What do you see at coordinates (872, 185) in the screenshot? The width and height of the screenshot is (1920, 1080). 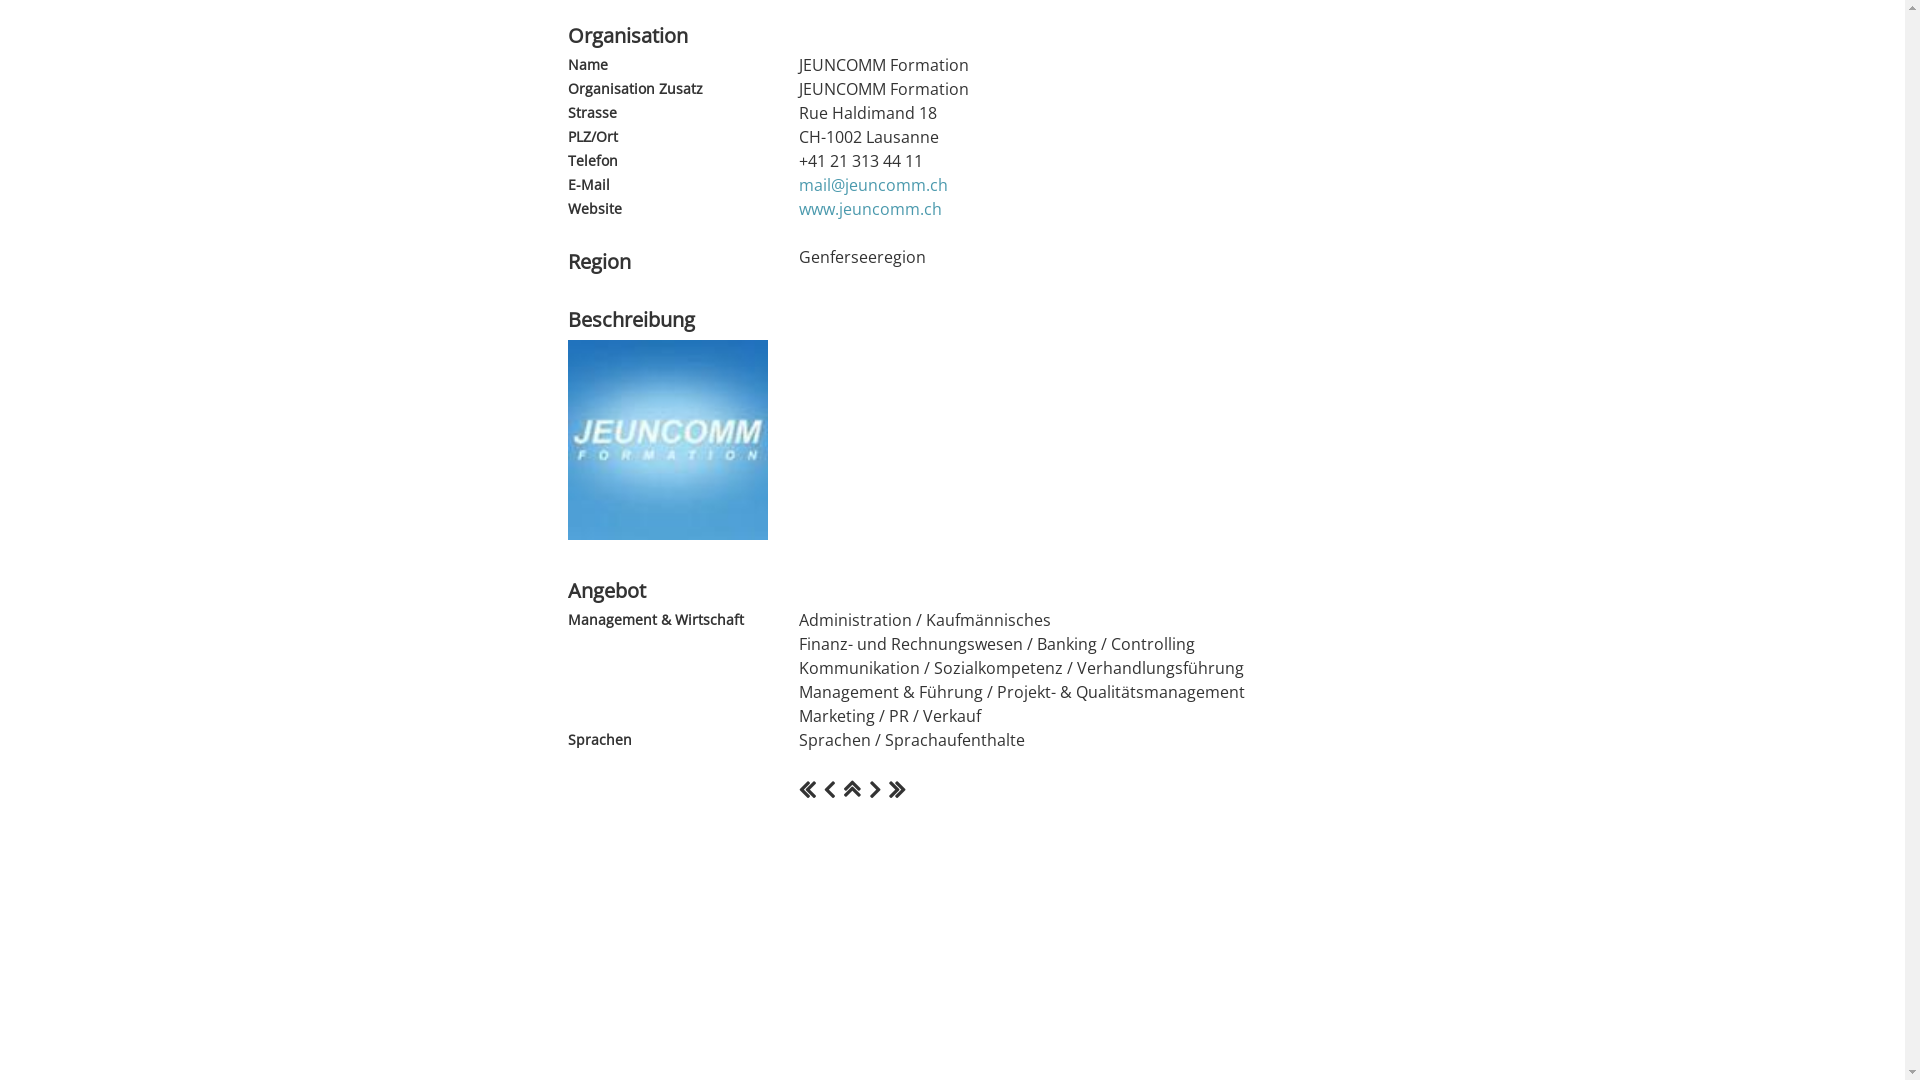 I see `'mail@jeuncomm.ch'` at bounding box center [872, 185].